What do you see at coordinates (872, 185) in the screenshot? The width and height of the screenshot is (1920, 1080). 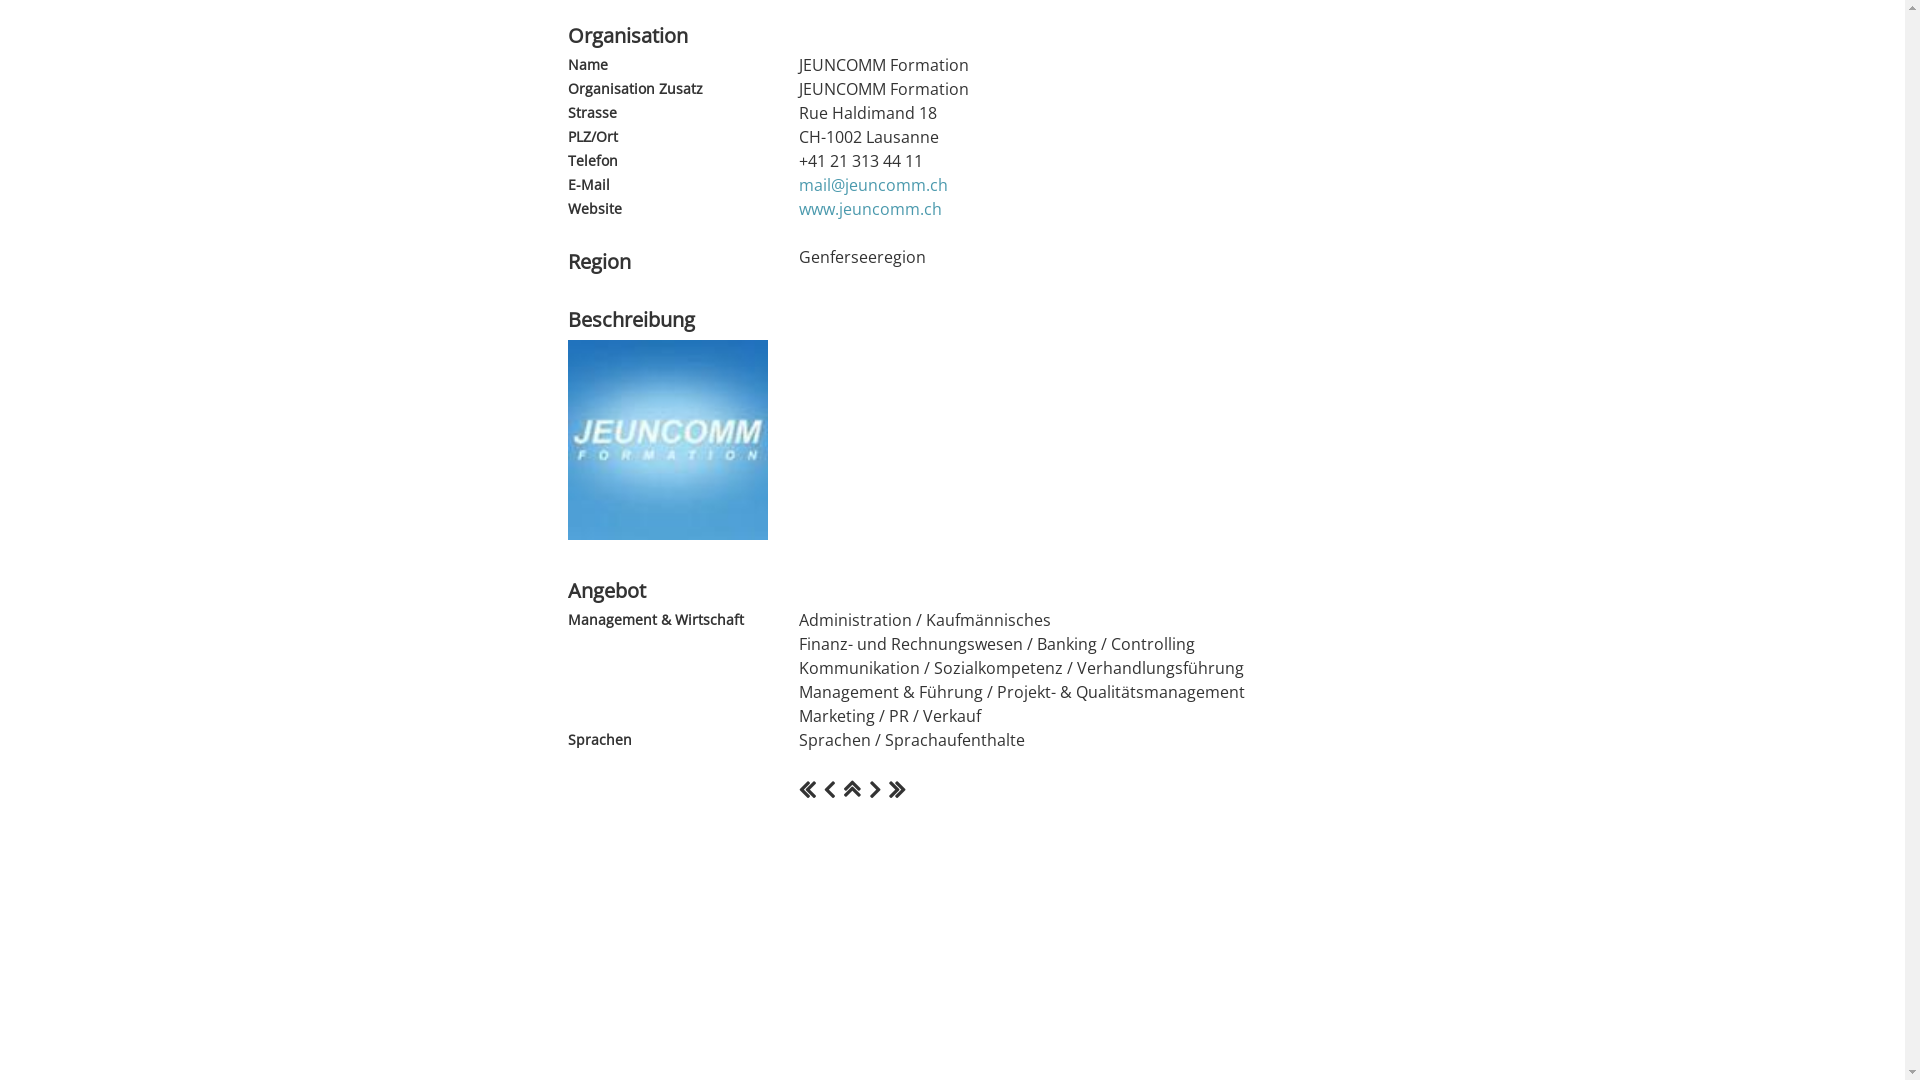 I see `'mail@jeuncomm.ch'` at bounding box center [872, 185].